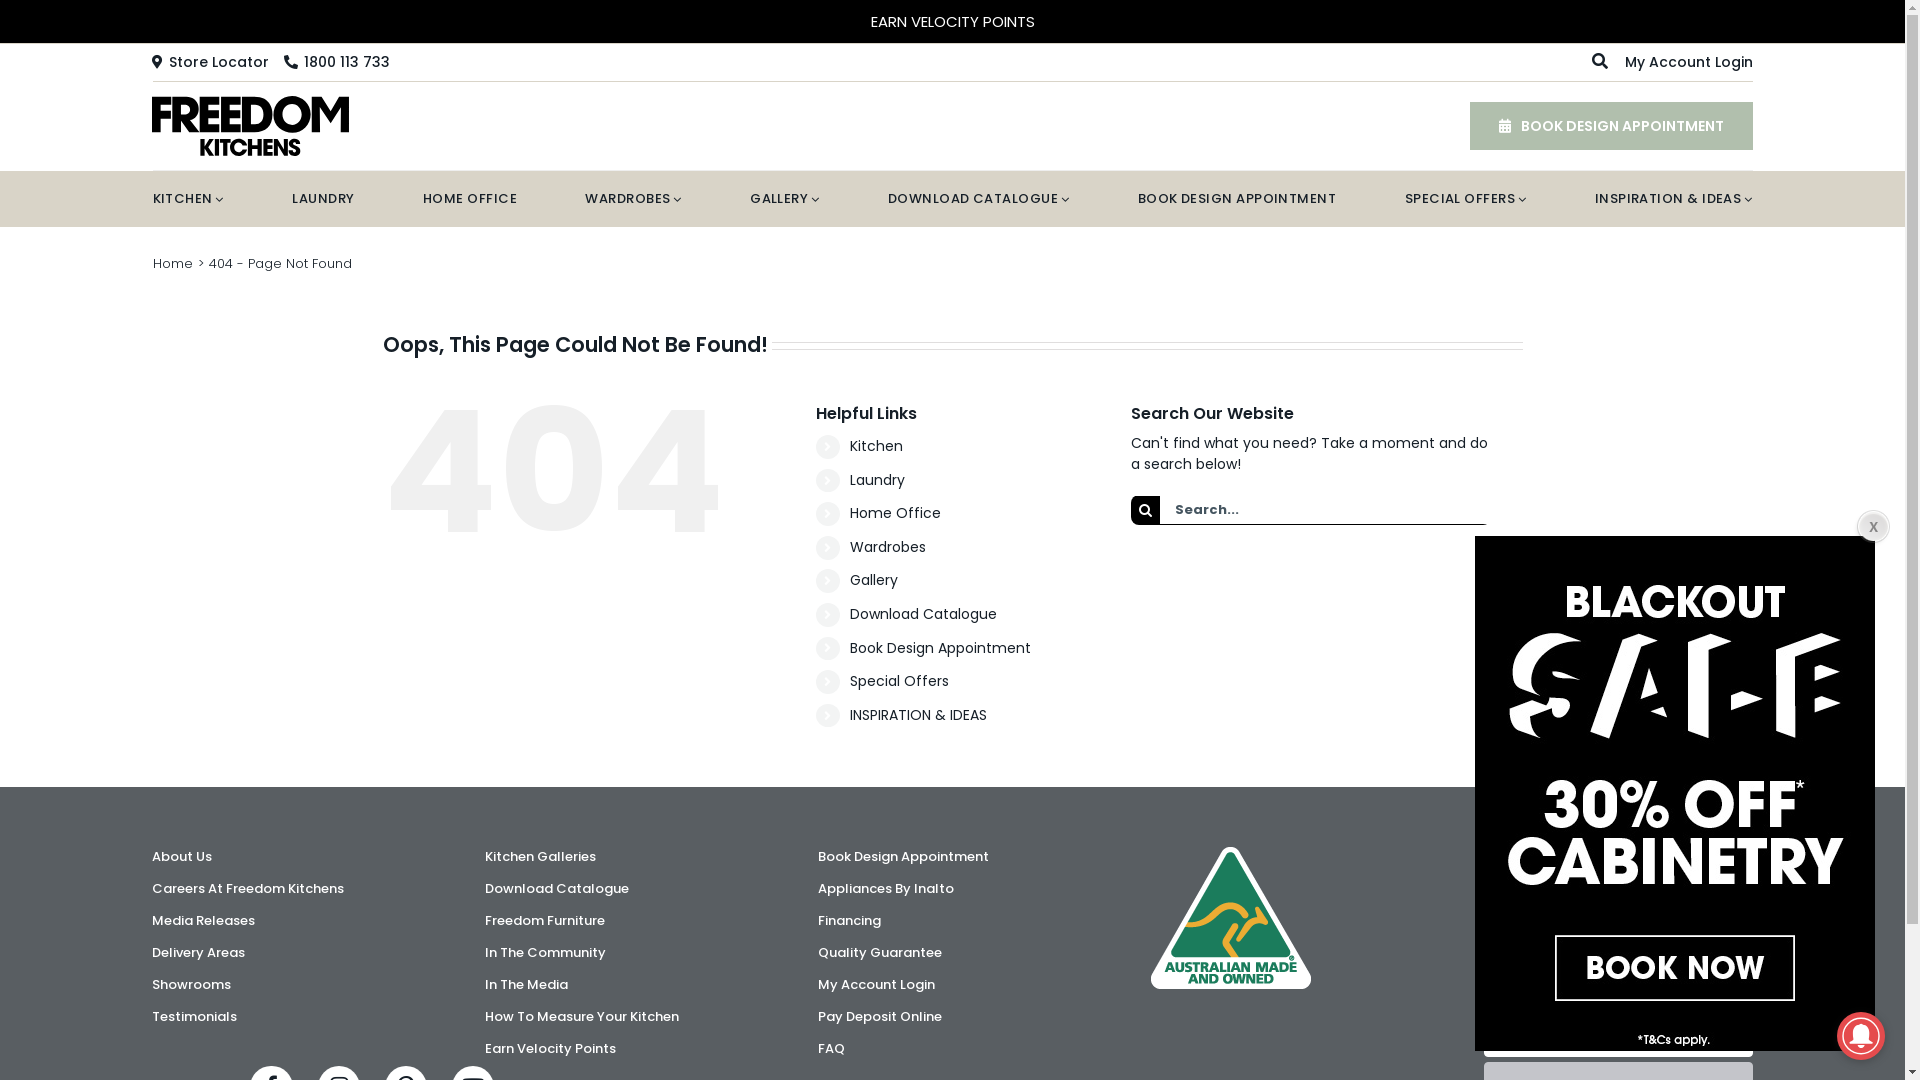  I want to click on 'Home Office', so click(894, 512).